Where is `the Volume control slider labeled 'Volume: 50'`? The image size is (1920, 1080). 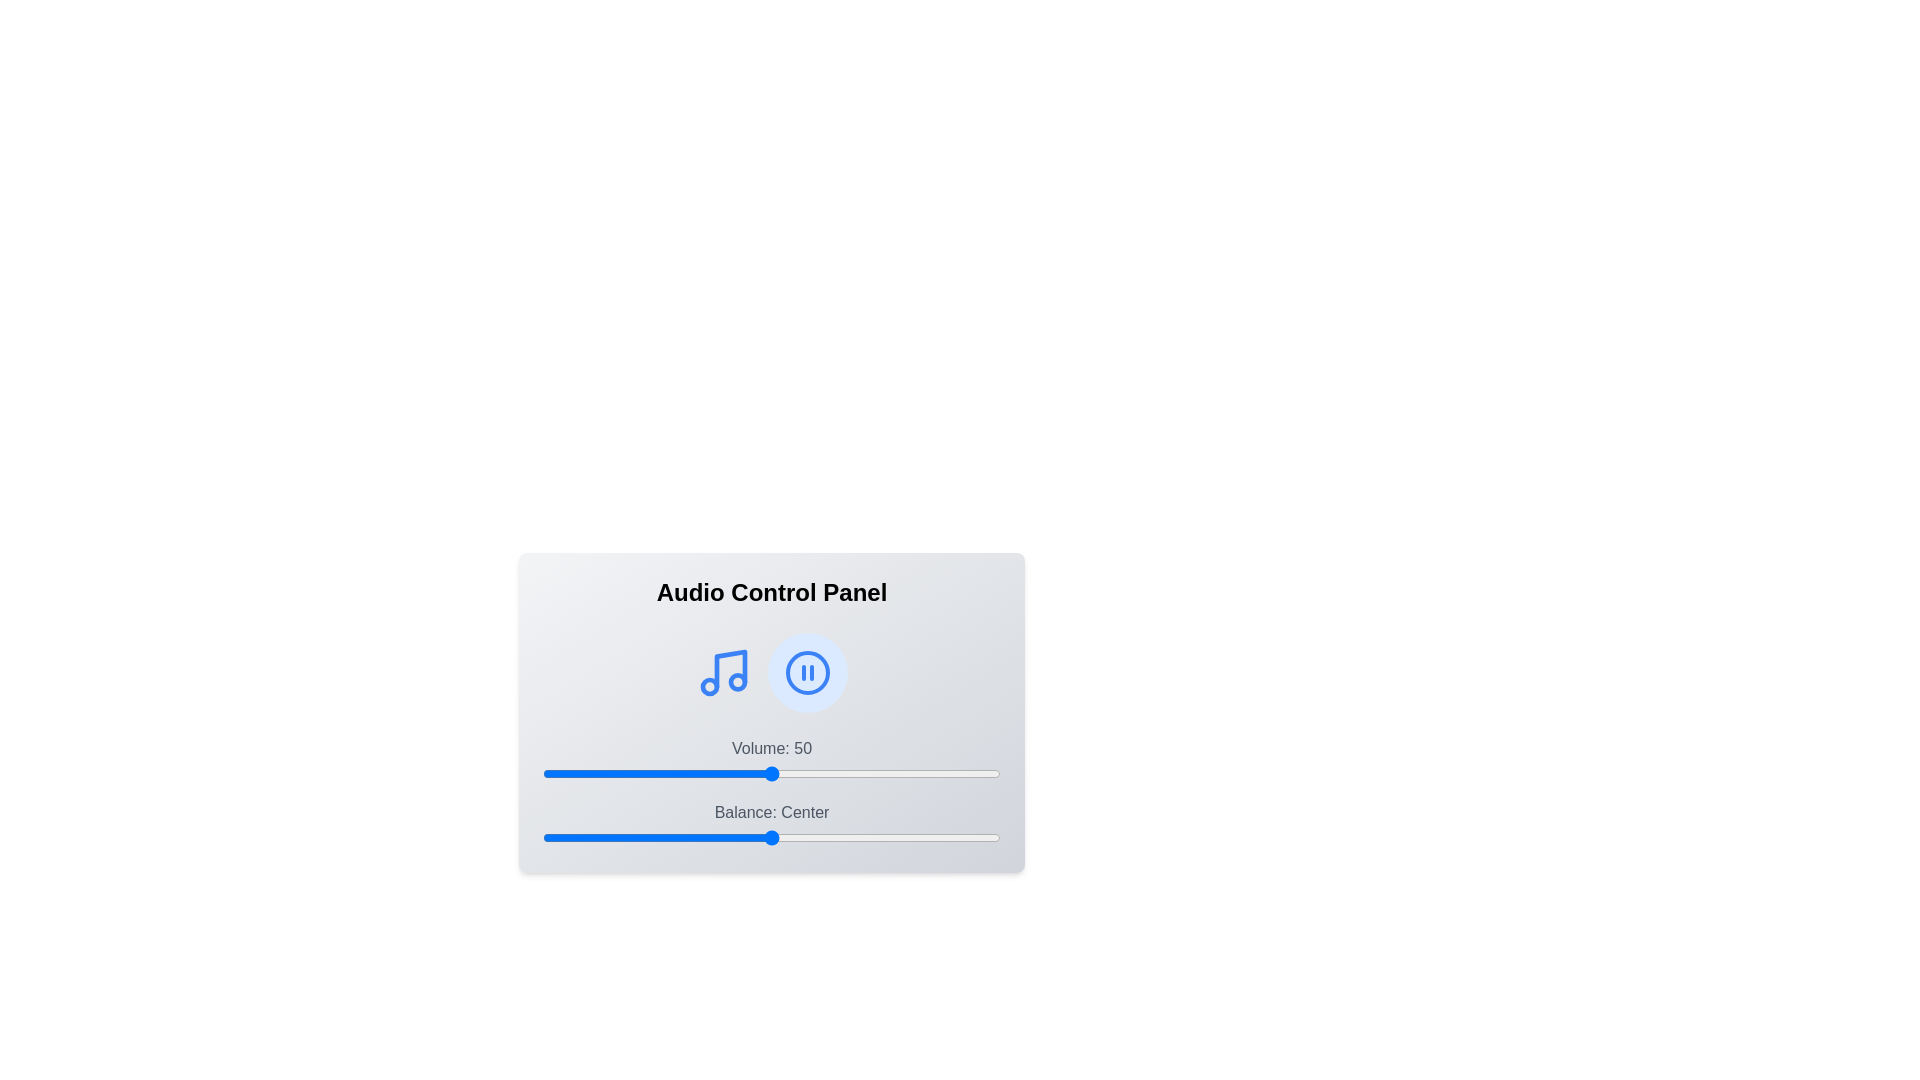
the Volume control slider labeled 'Volume: 50' is located at coordinates (771, 760).